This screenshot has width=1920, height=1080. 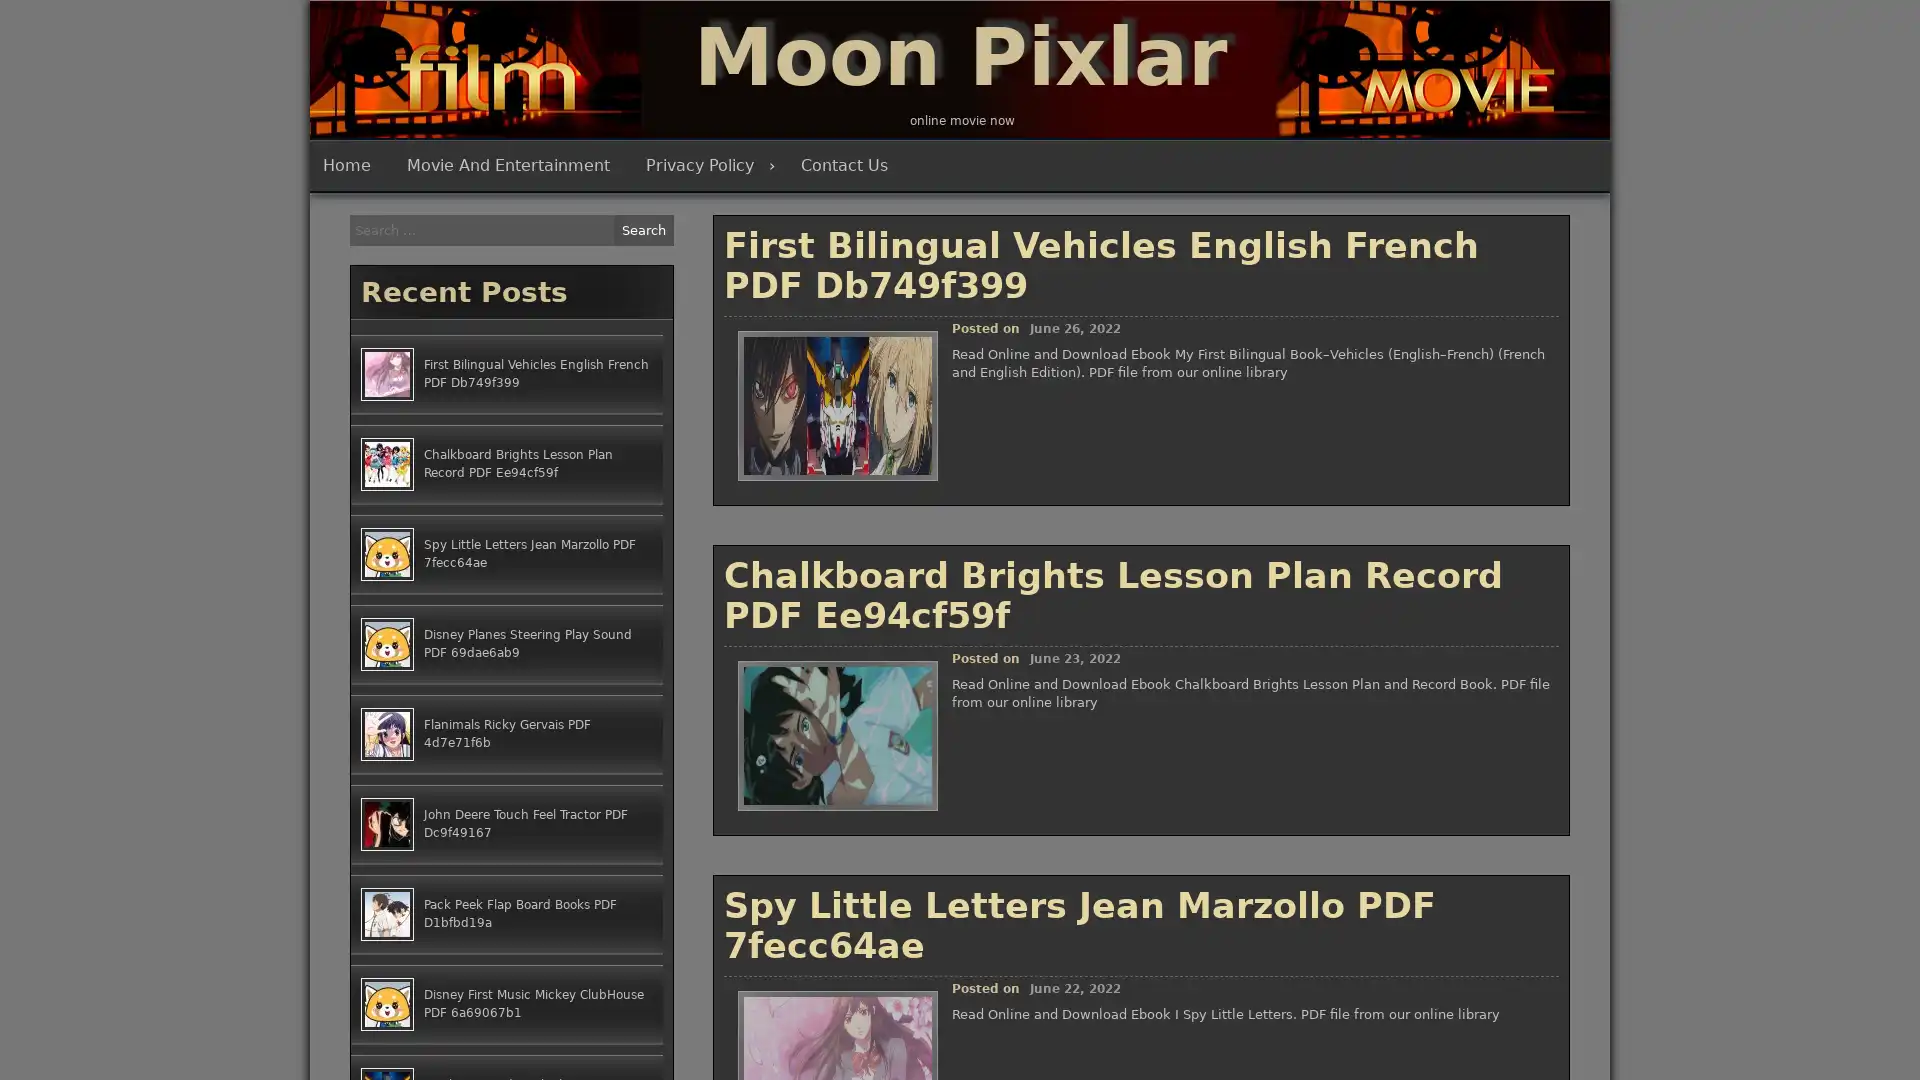 What do you see at coordinates (643, 229) in the screenshot?
I see `Search` at bounding box center [643, 229].